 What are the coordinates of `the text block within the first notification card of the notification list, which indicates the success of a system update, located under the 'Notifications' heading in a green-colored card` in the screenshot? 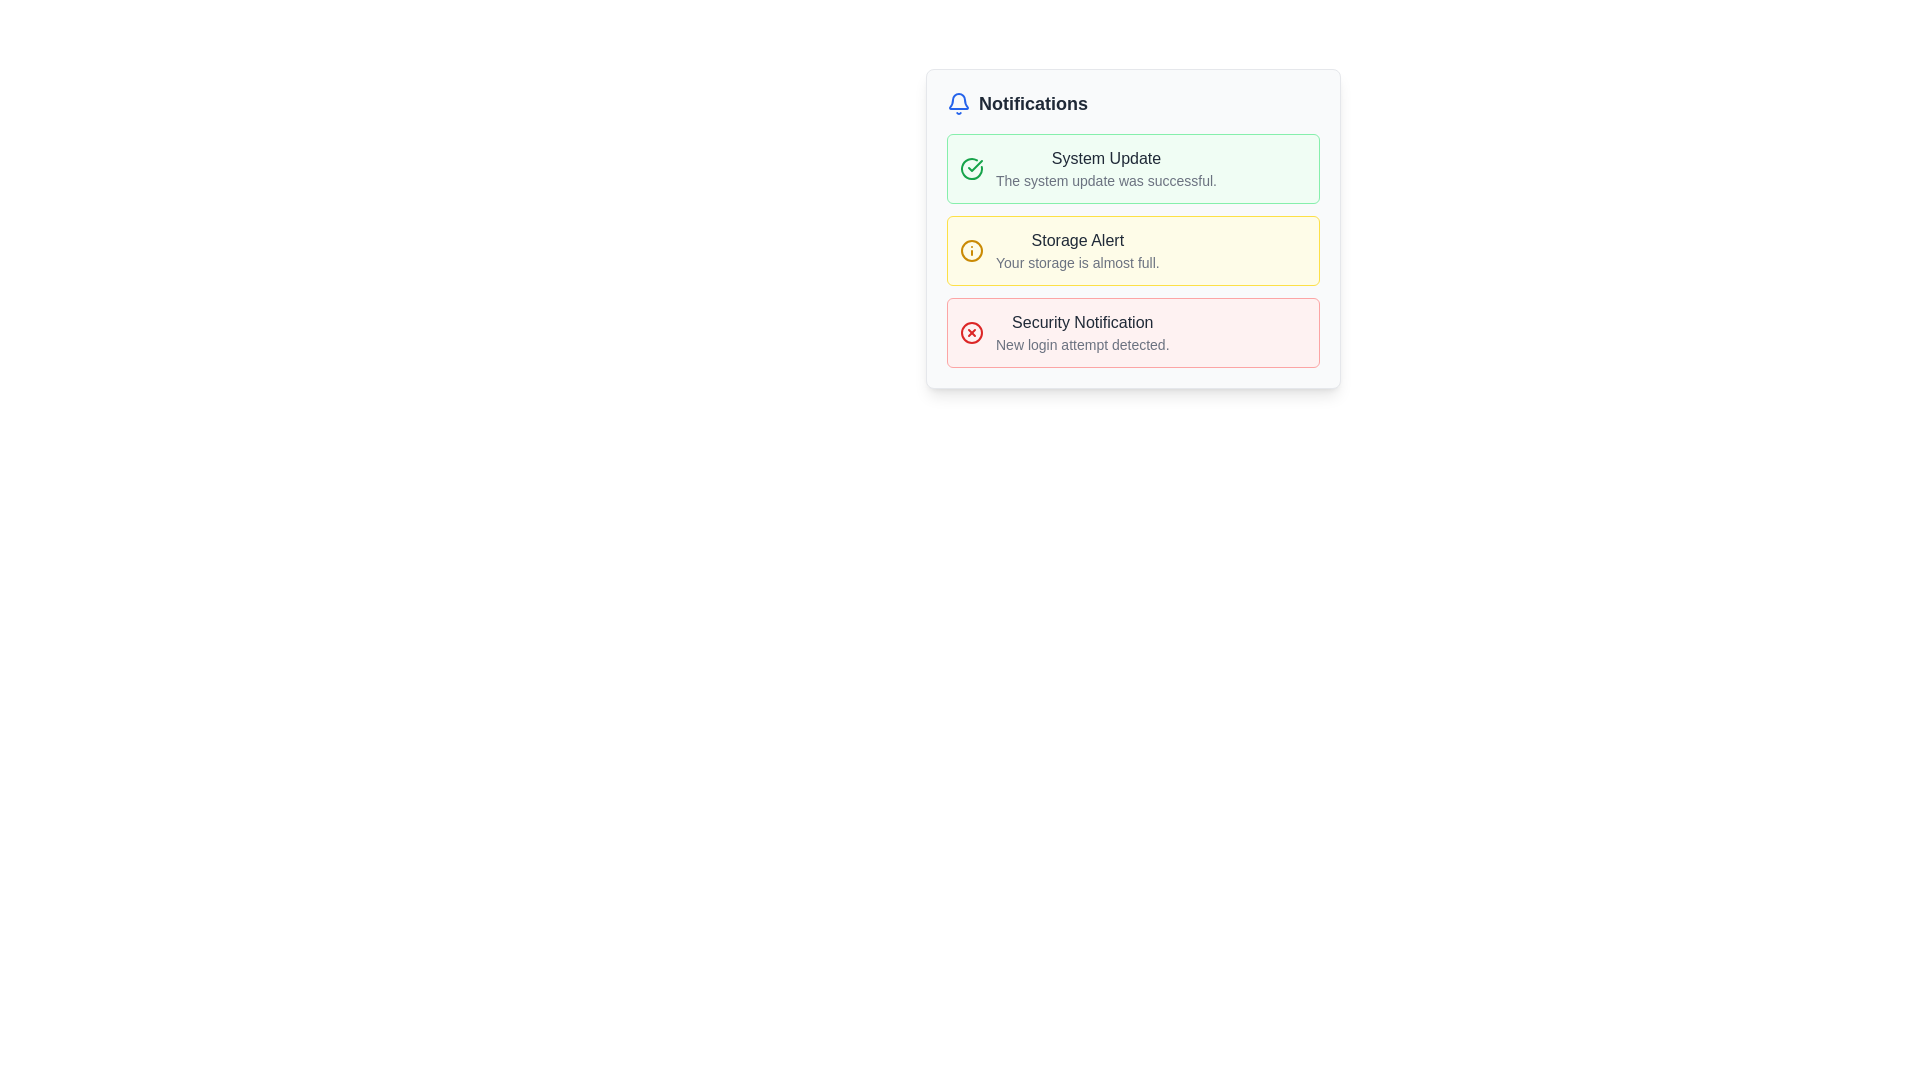 It's located at (1105, 168).